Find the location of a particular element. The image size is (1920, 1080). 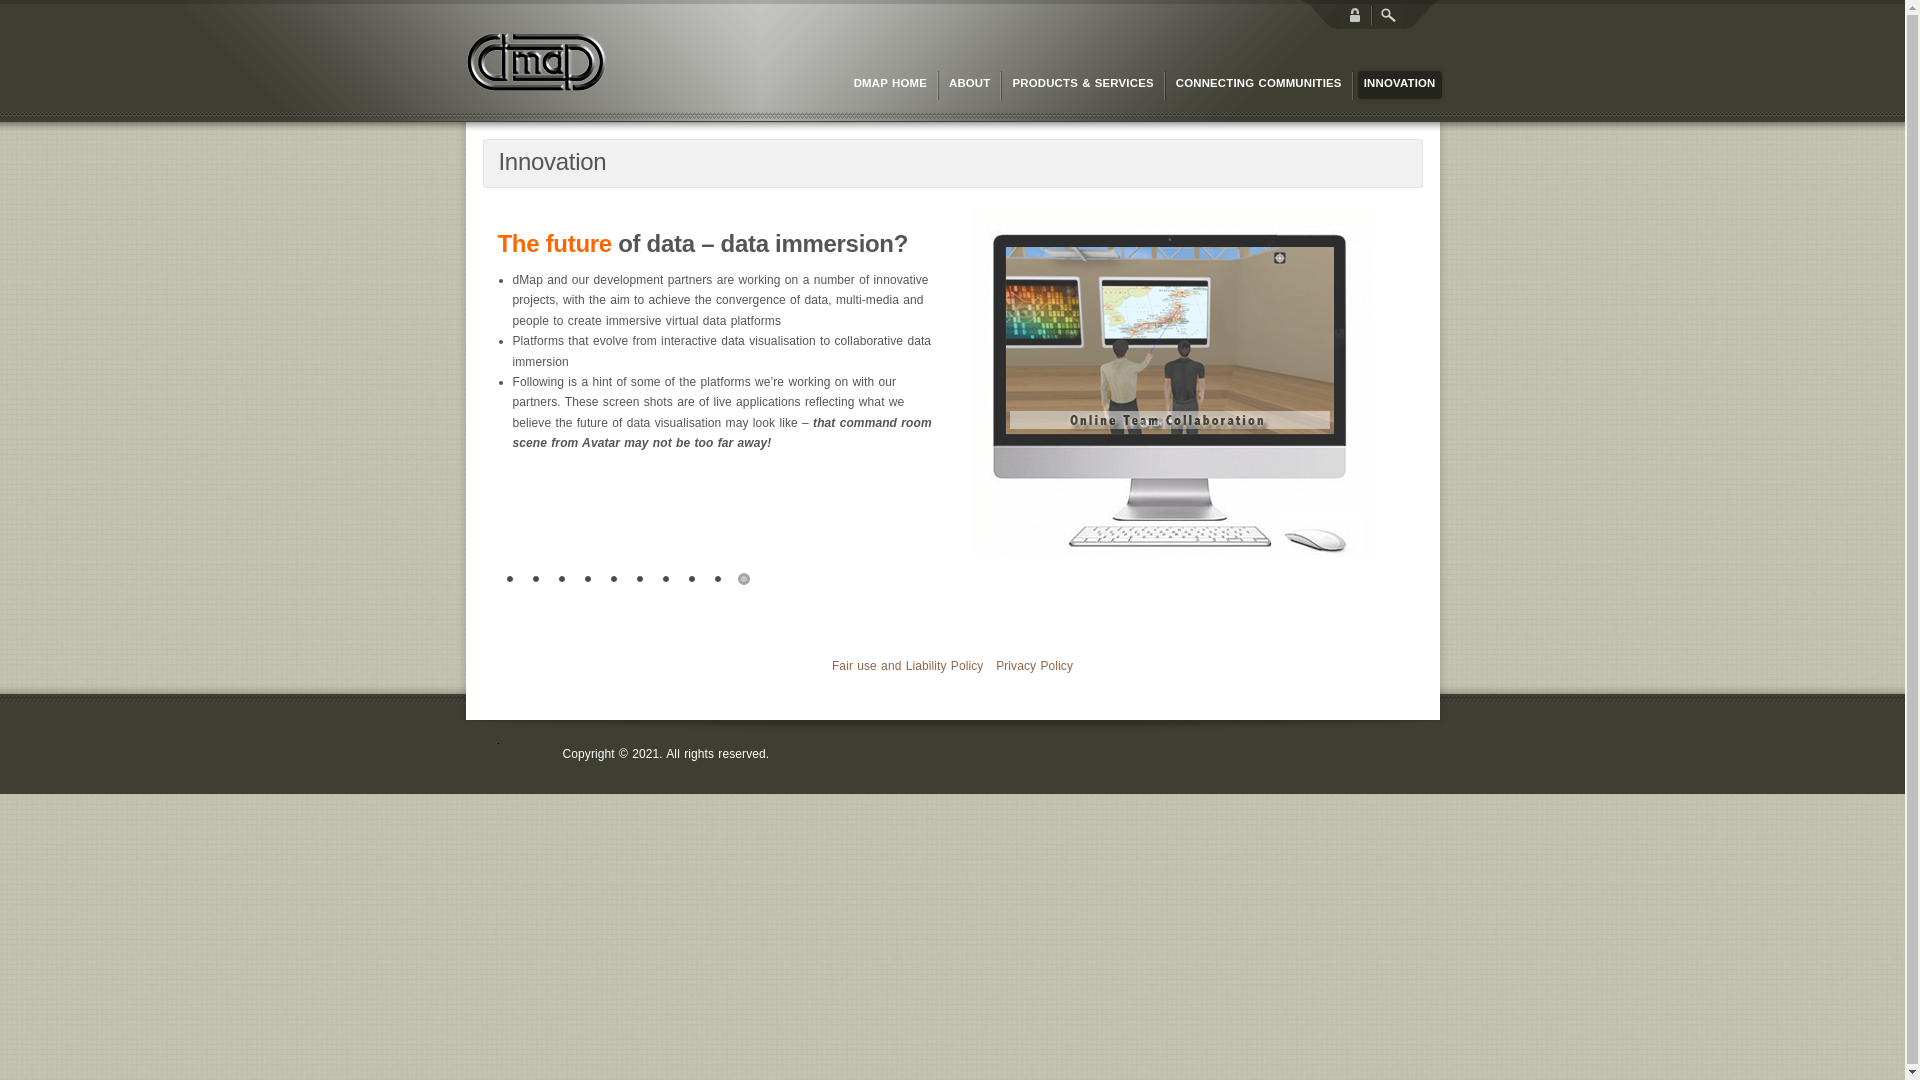

'#' is located at coordinates (560, 579).